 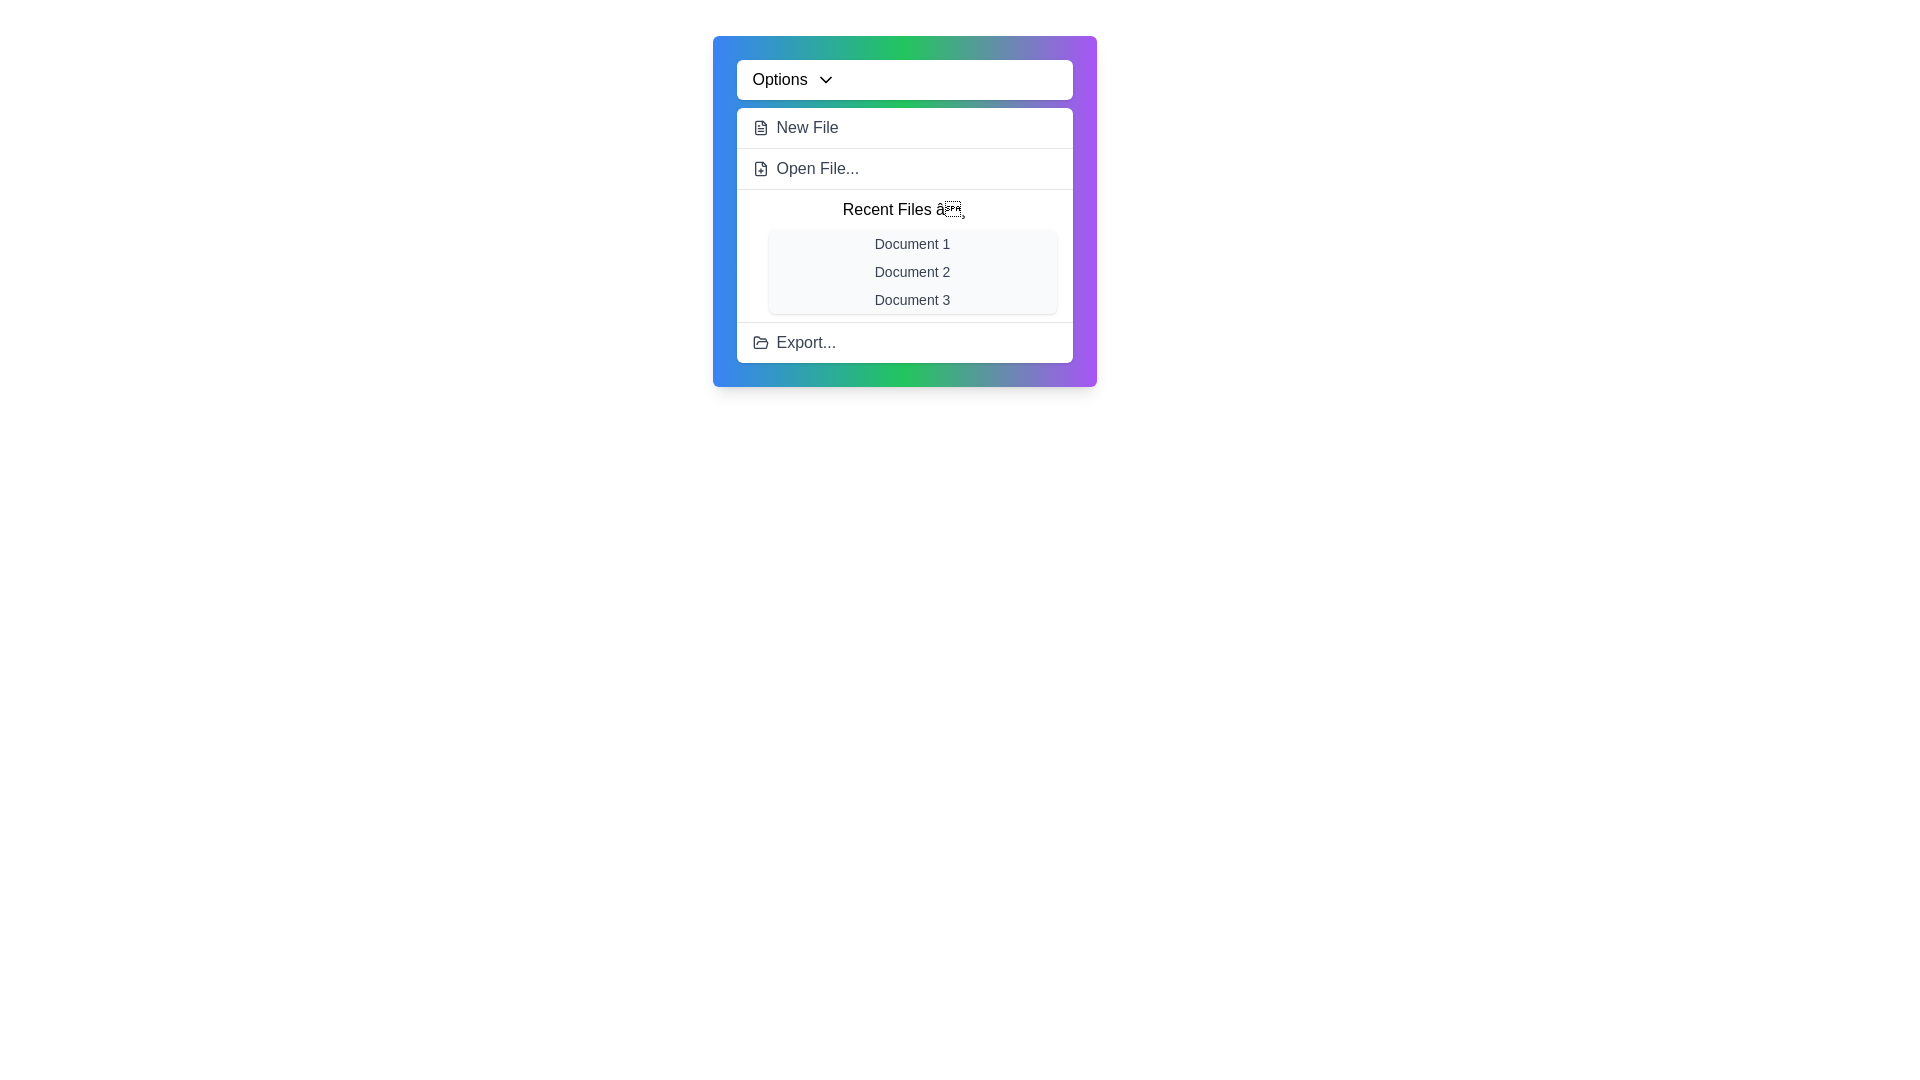 I want to click on the chevron-down icon located to the right of the 'Options' text in the prominent button at the top of the dropdown menu, so click(x=825, y=79).